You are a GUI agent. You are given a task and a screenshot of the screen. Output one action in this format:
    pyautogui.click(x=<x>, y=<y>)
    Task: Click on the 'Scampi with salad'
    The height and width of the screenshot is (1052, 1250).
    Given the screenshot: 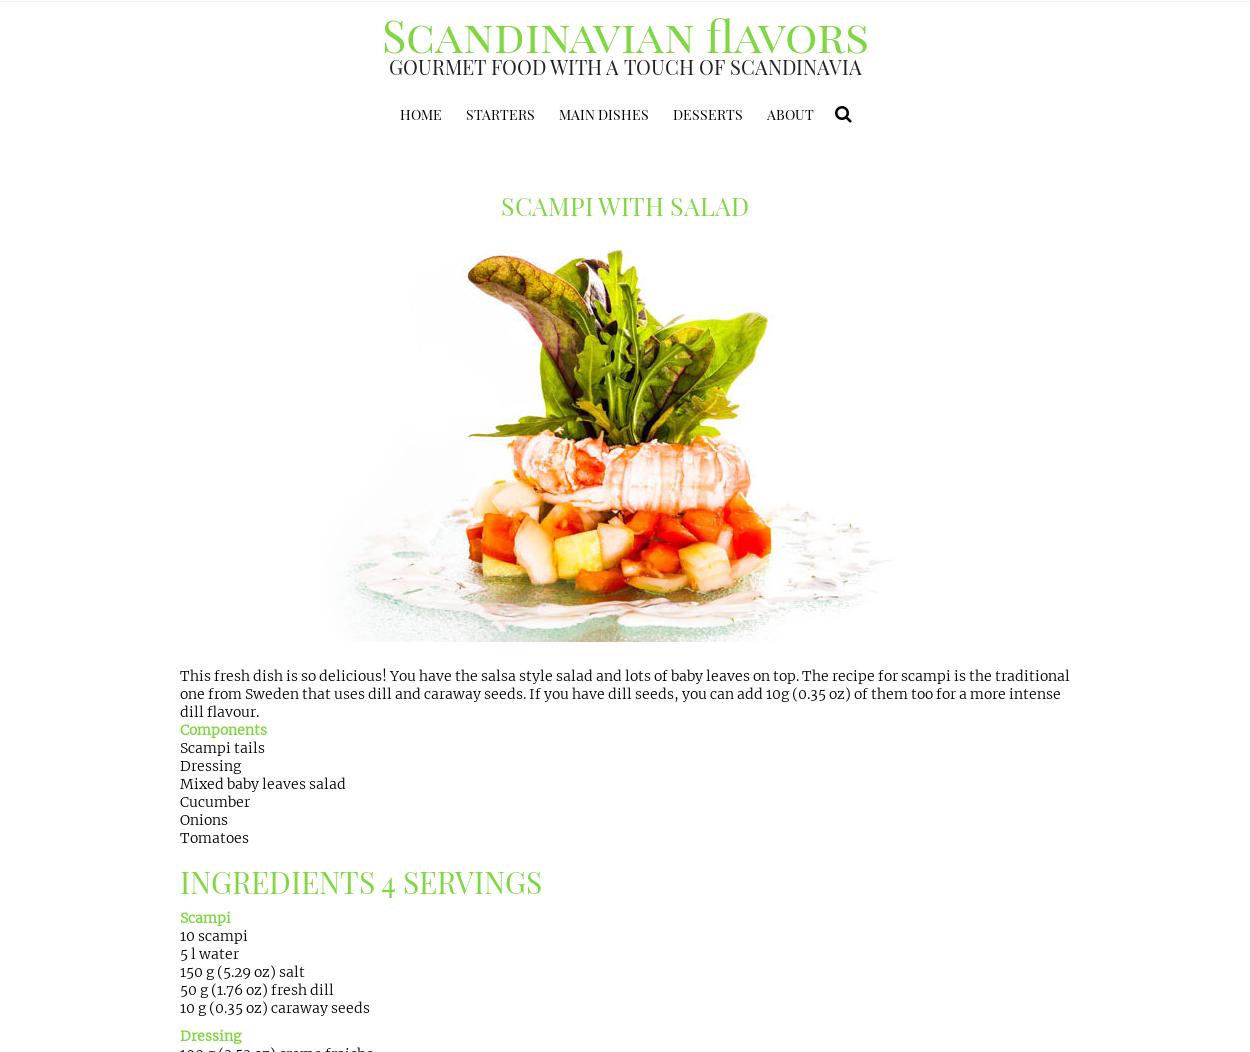 What is the action you would take?
    pyautogui.click(x=625, y=205)
    